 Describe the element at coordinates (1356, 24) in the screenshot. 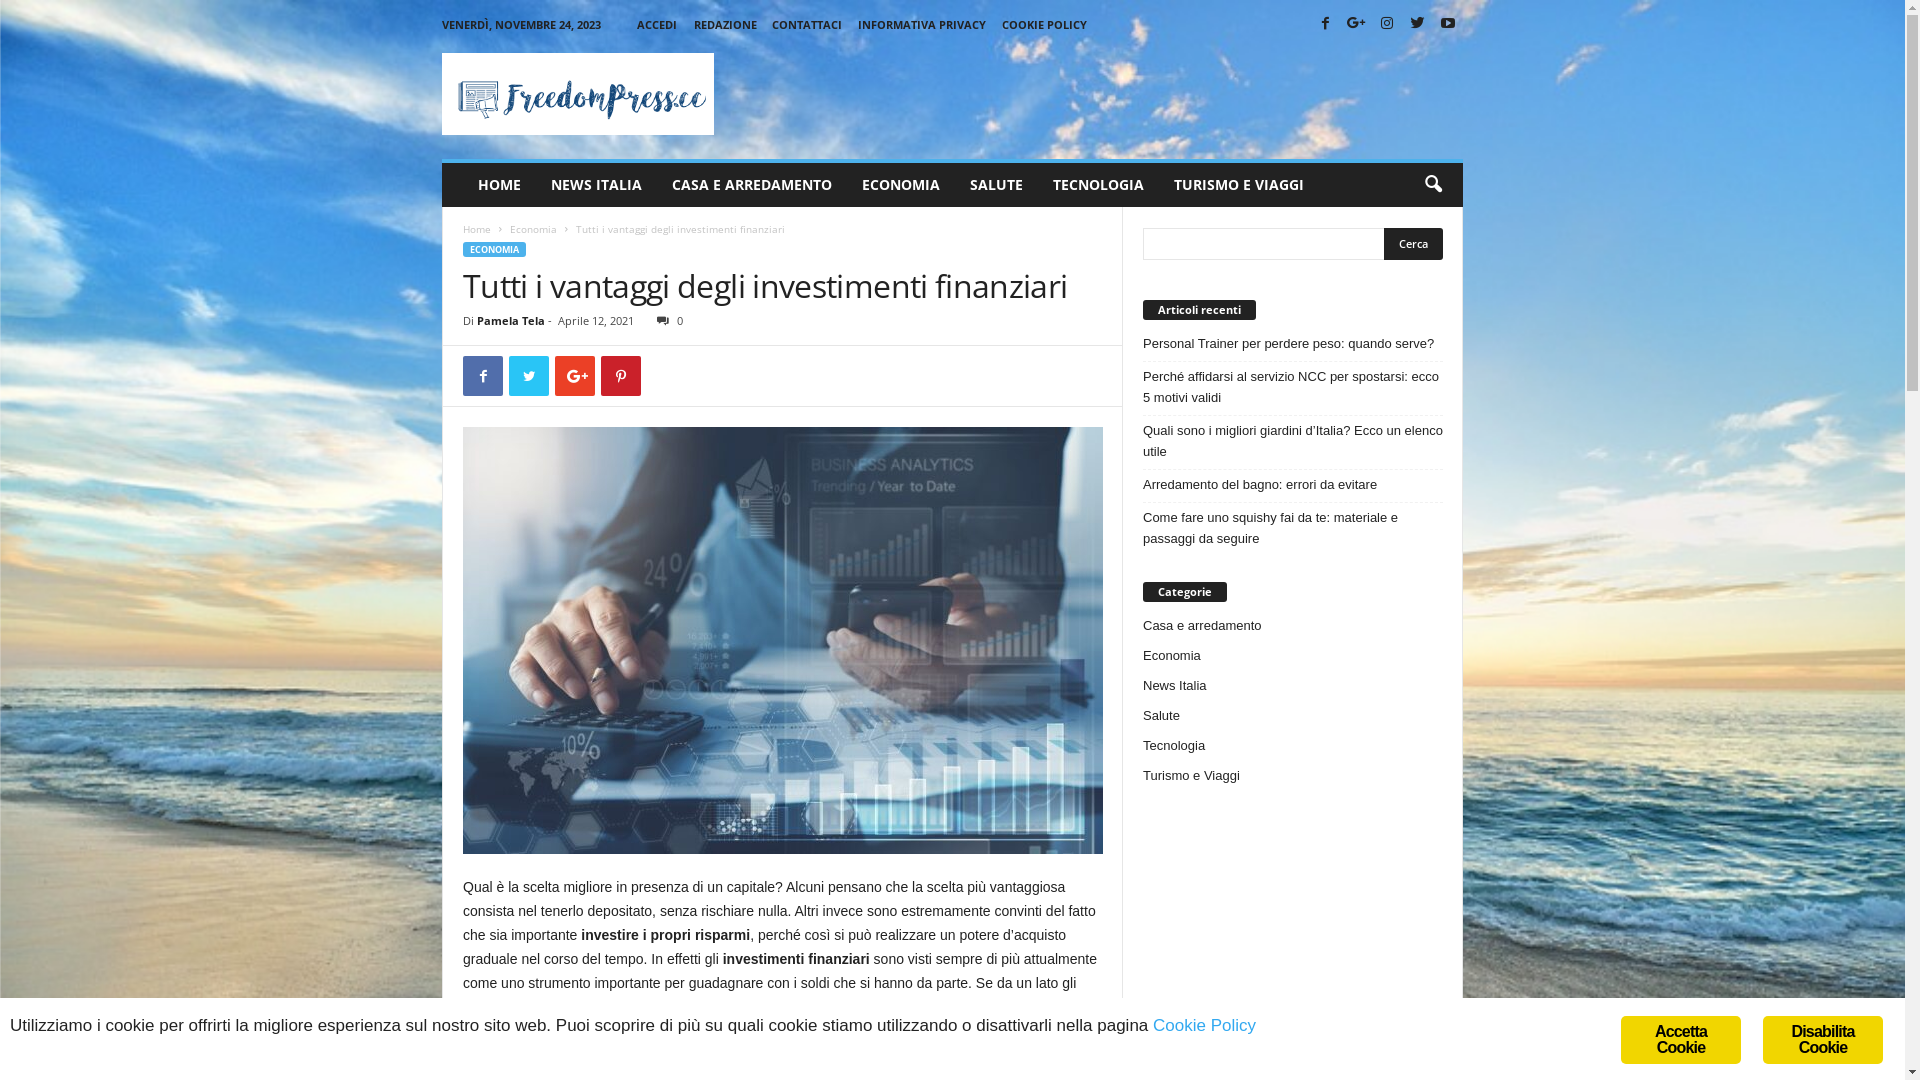

I see `'Google+'` at that location.